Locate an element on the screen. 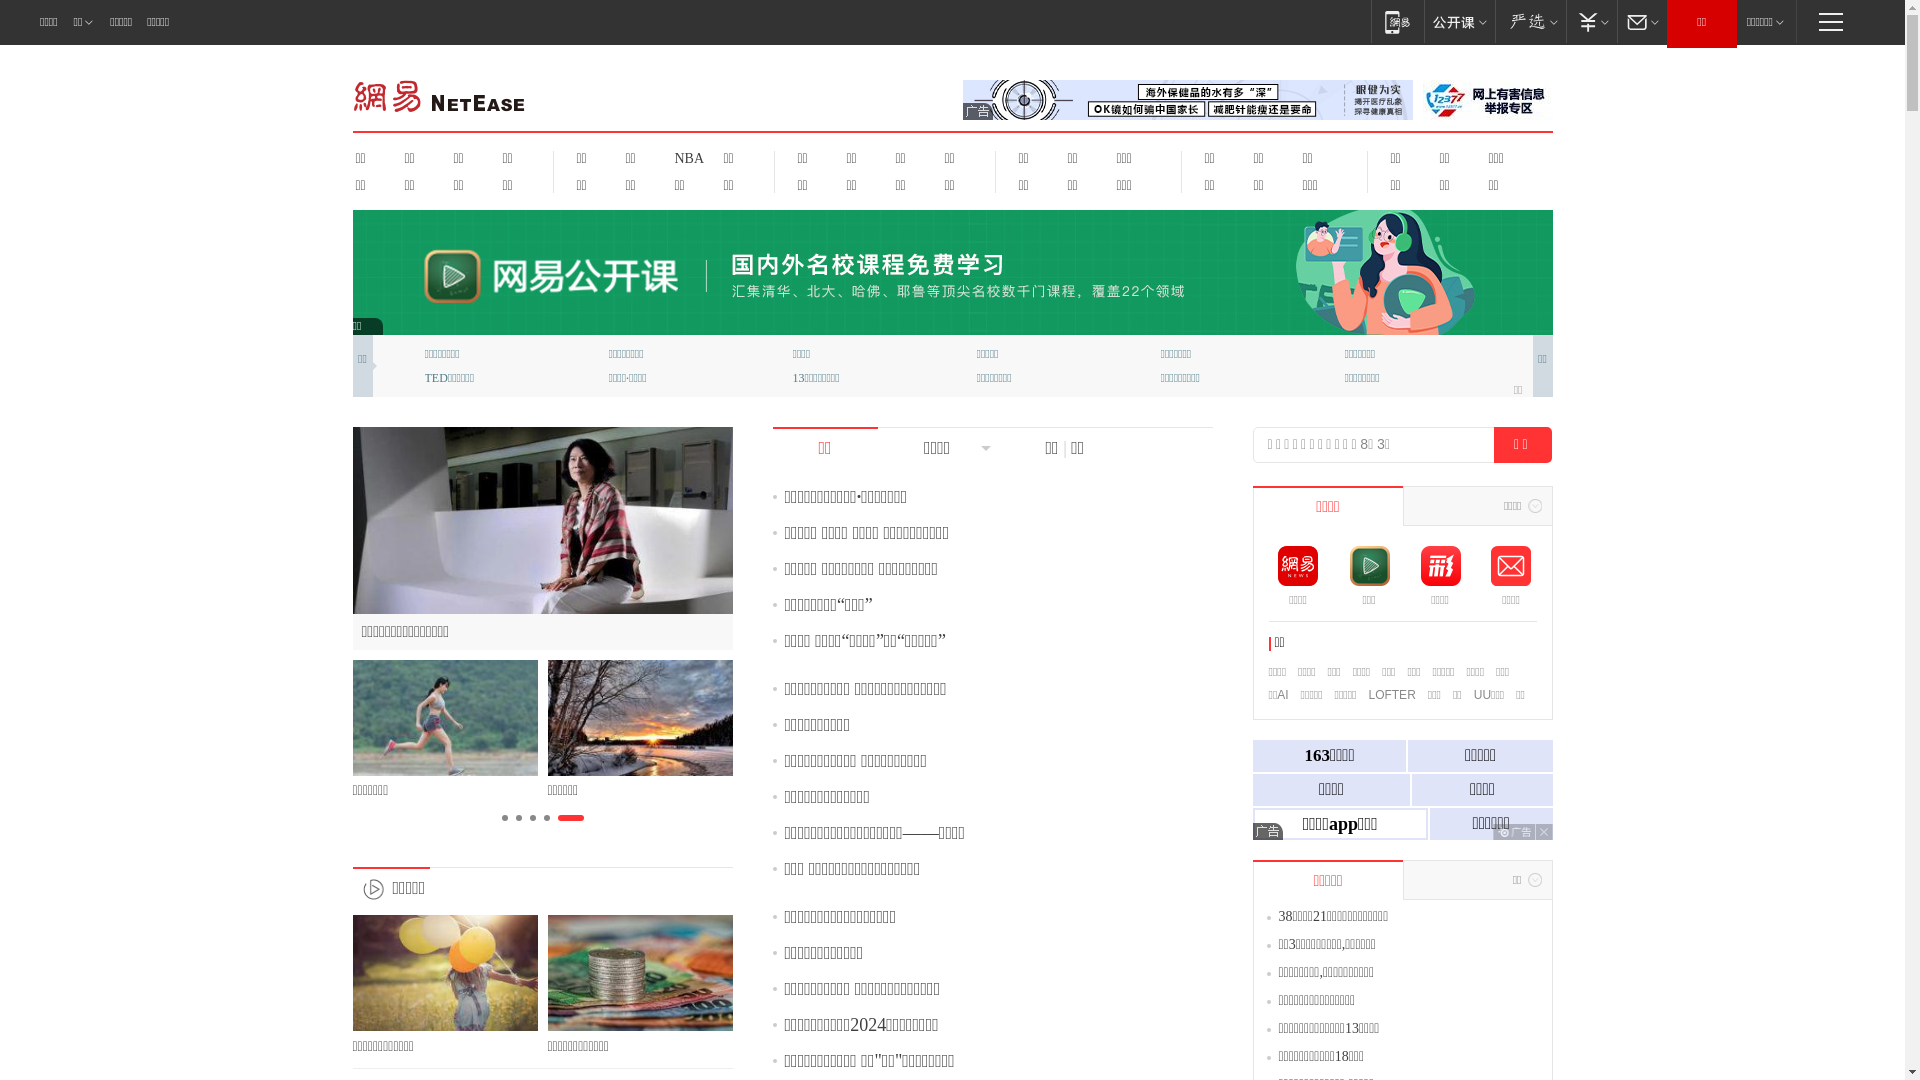 The height and width of the screenshot is (1080, 1920). 'NBA' is located at coordinates (662, 157).